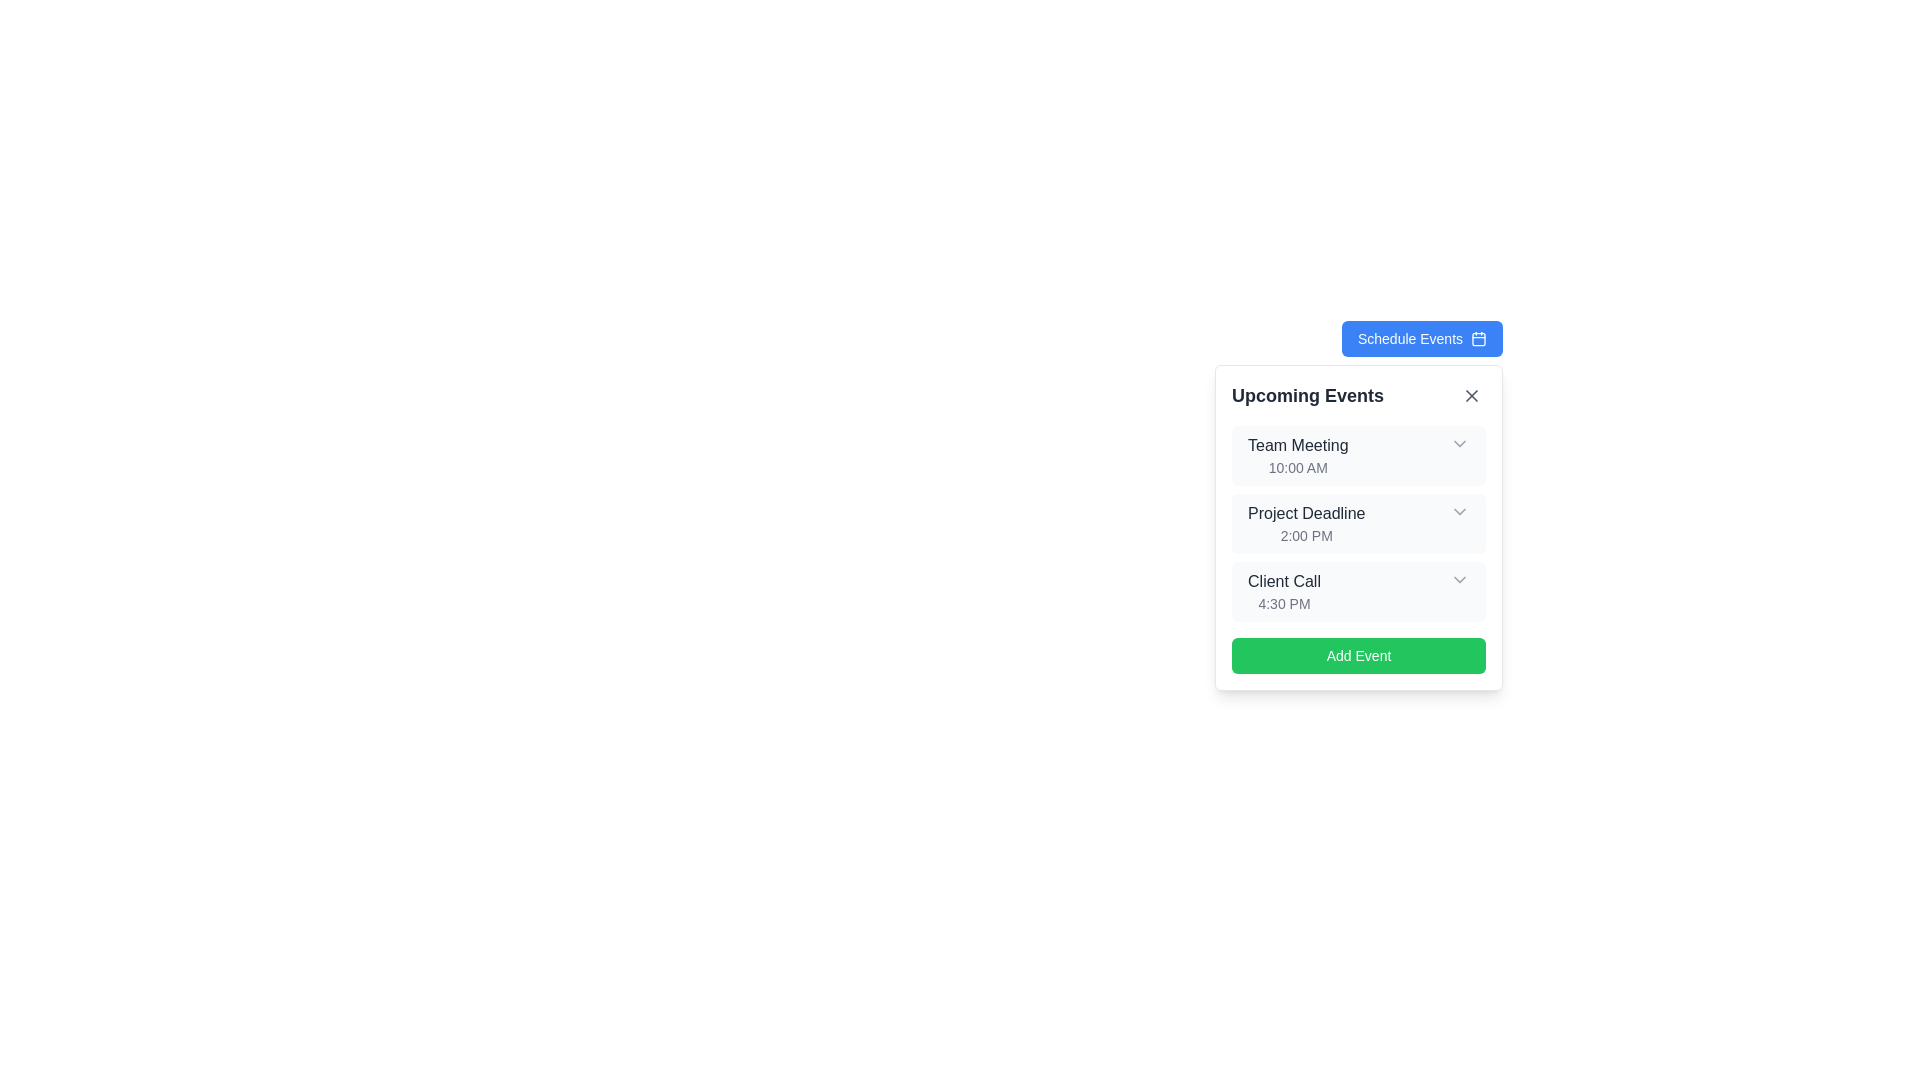 The image size is (1920, 1080). Describe the element at coordinates (1306, 512) in the screenshot. I see `text label displaying 'Project Deadline' which is styled in medium-weight gray font against a white background, located within the 'Upcoming Events' section` at that location.